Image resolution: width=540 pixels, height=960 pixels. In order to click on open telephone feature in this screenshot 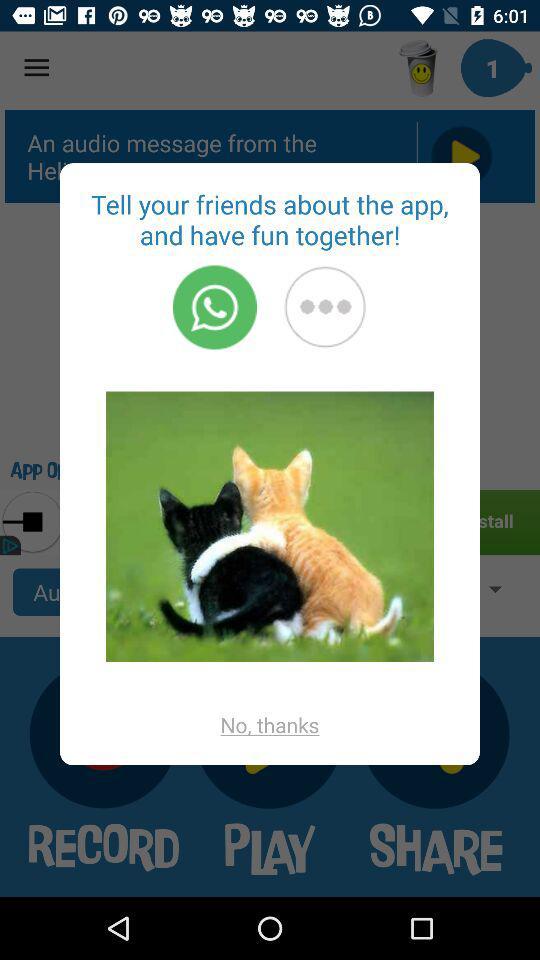, I will do `click(213, 307)`.